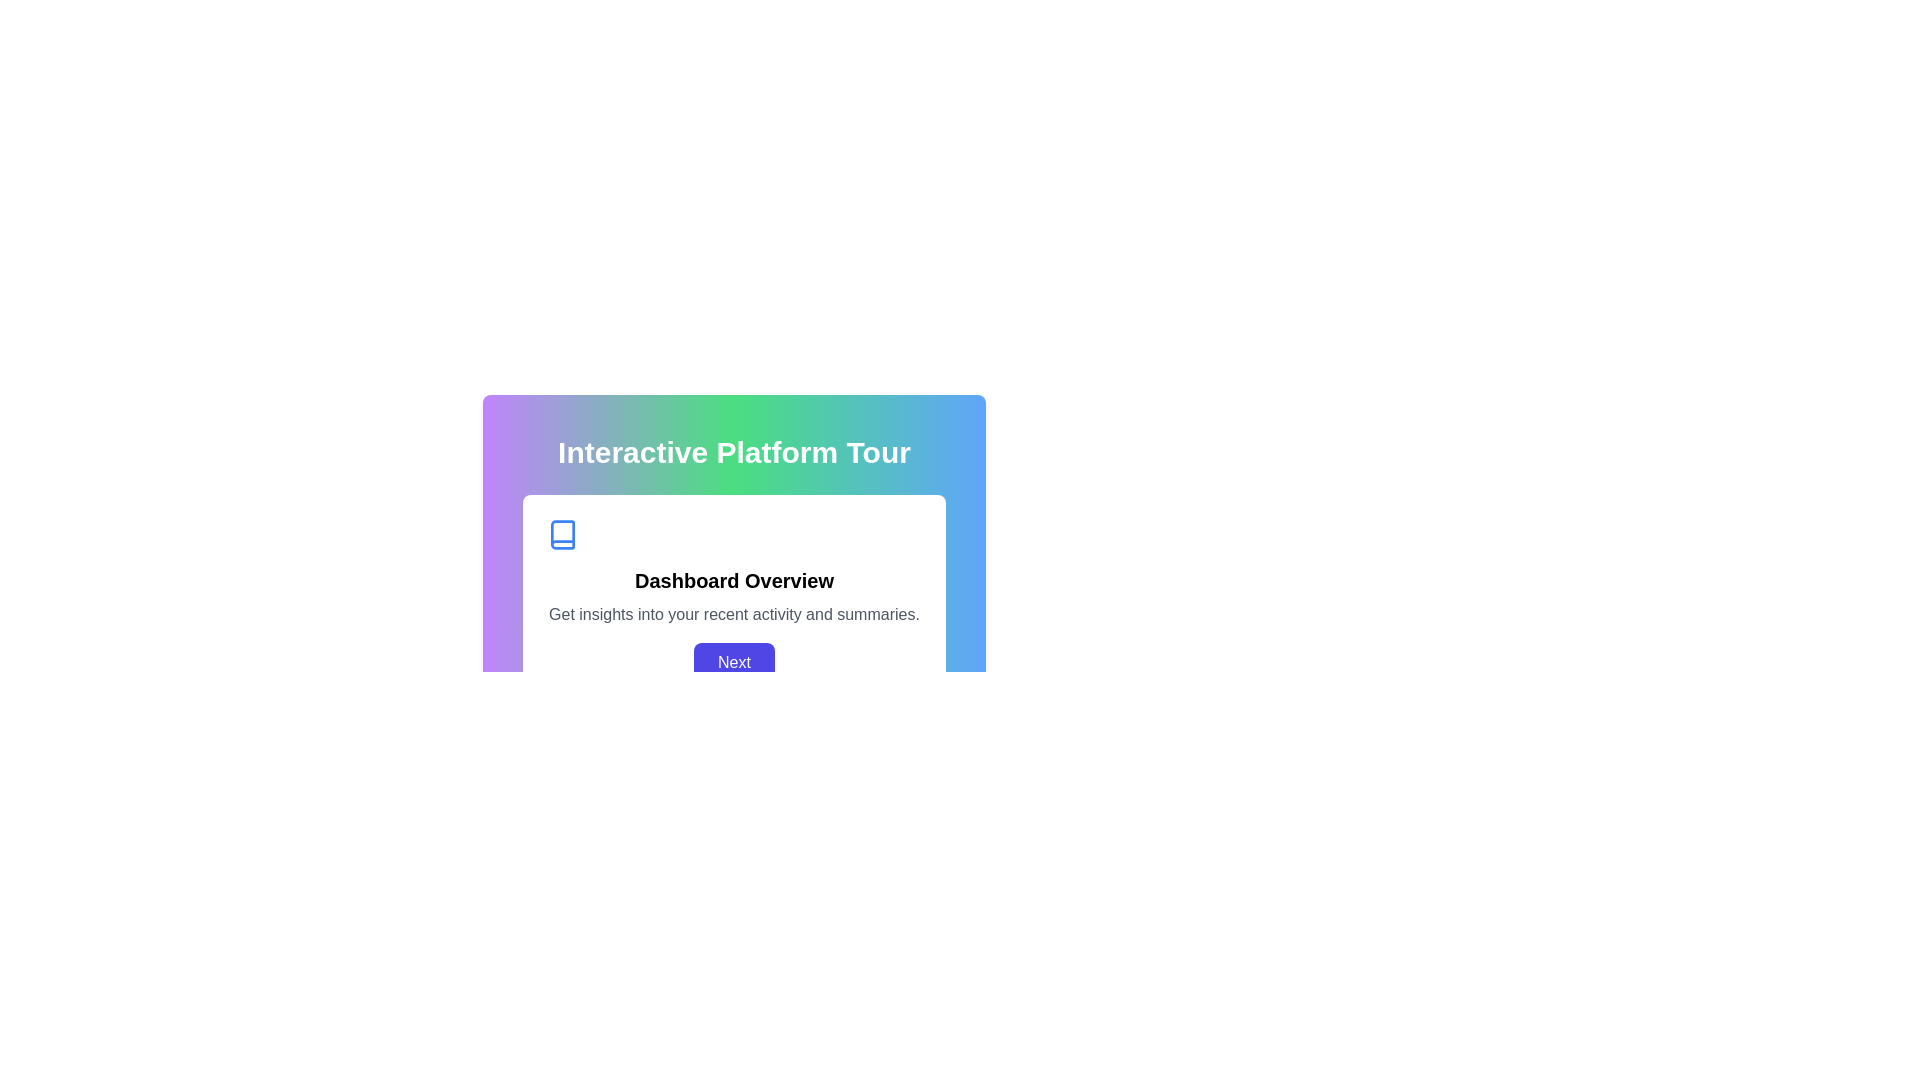 The height and width of the screenshot is (1080, 1920). I want to click on the SVG icon representing knowledge, located in the card below 'Interactive Platform Tour', to the left of 'Dashboard Overview', so click(561, 534).